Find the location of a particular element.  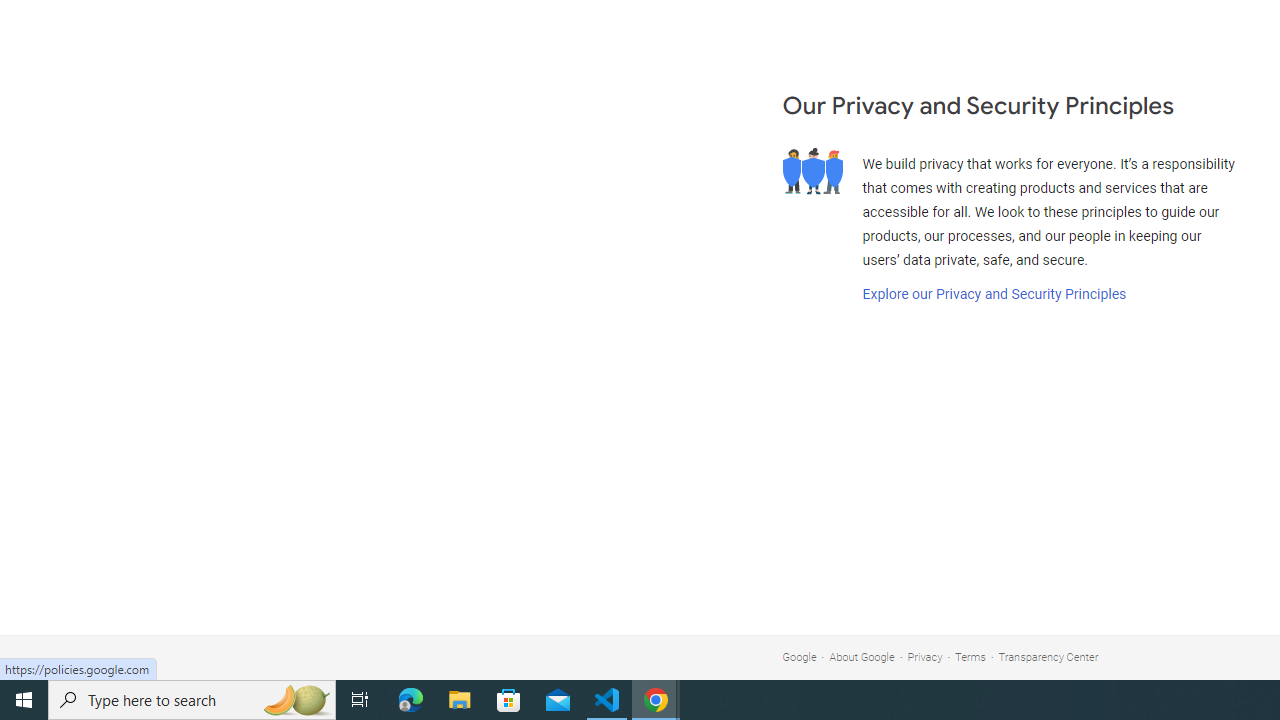

'Explore our Privacy and Security Principles' is located at coordinates (993, 294).